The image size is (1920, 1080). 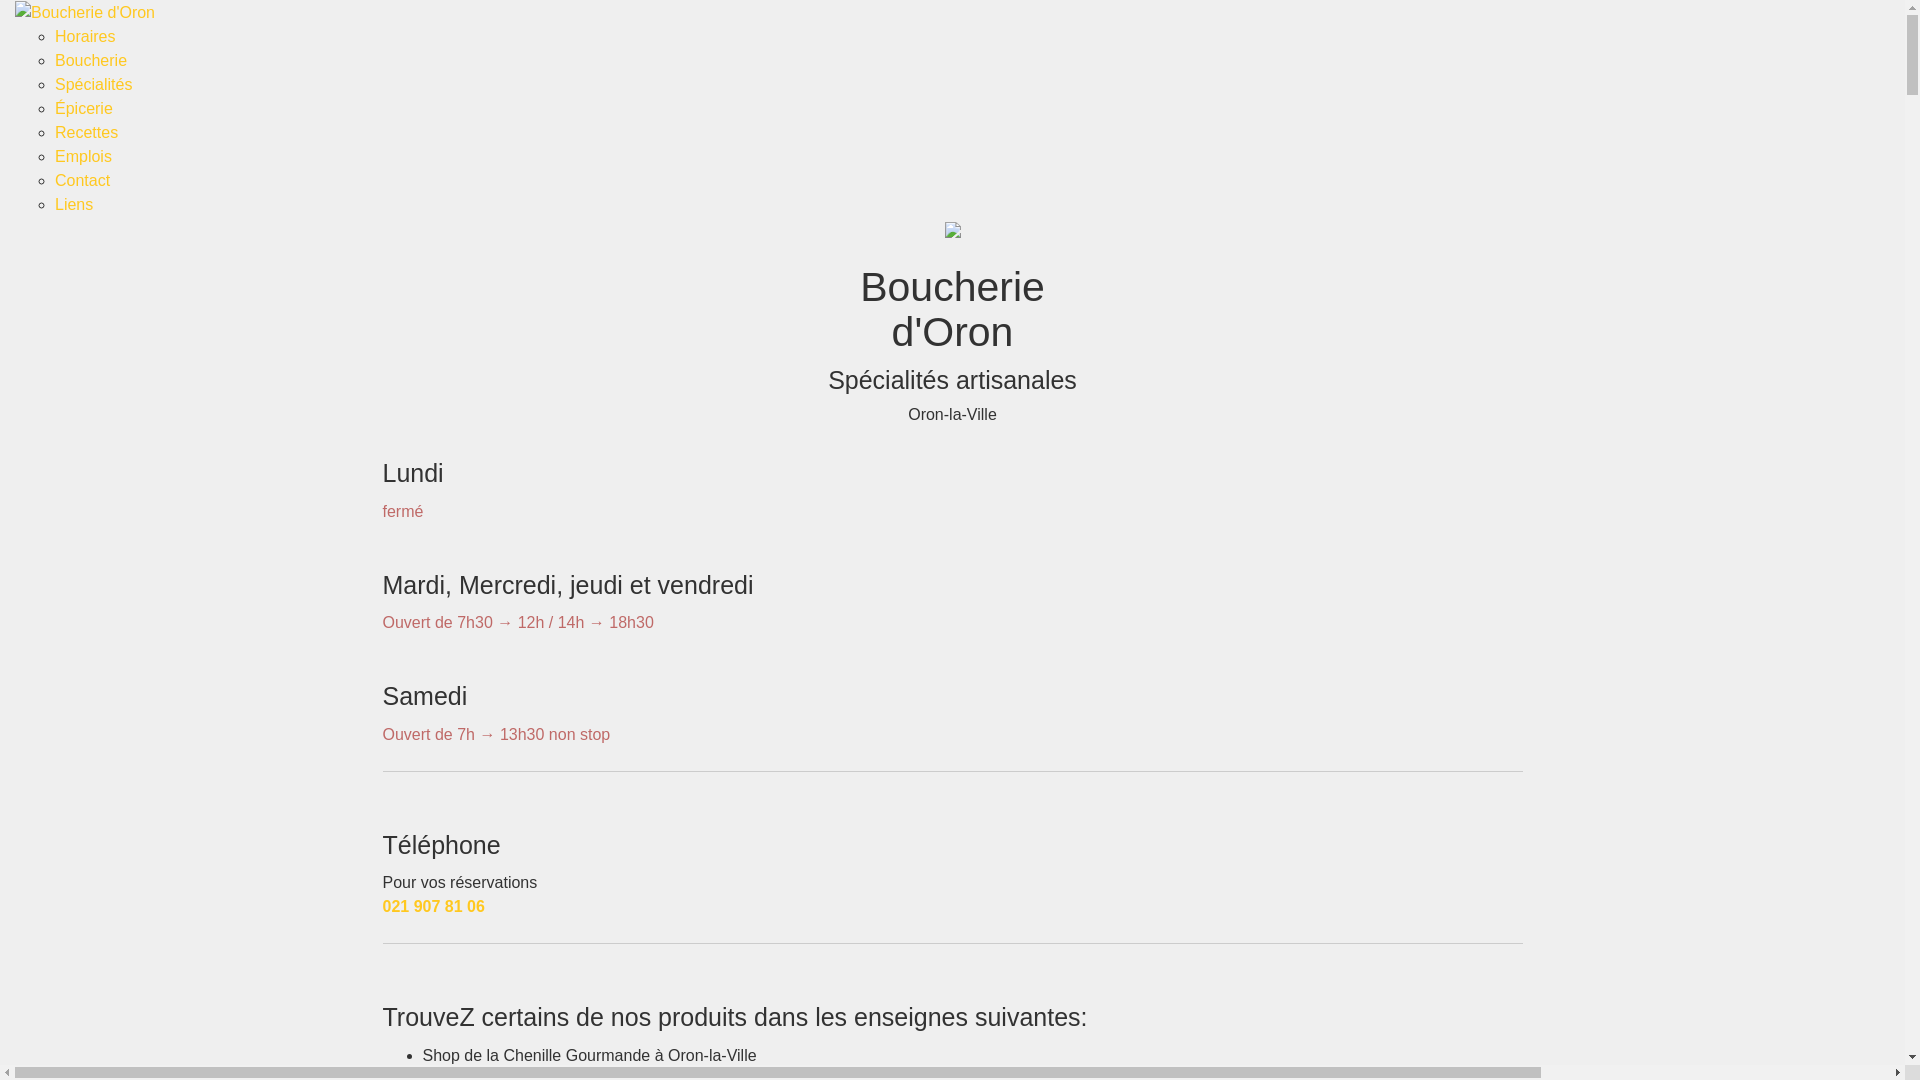 What do you see at coordinates (90, 59) in the screenshot?
I see `'Boucherie'` at bounding box center [90, 59].